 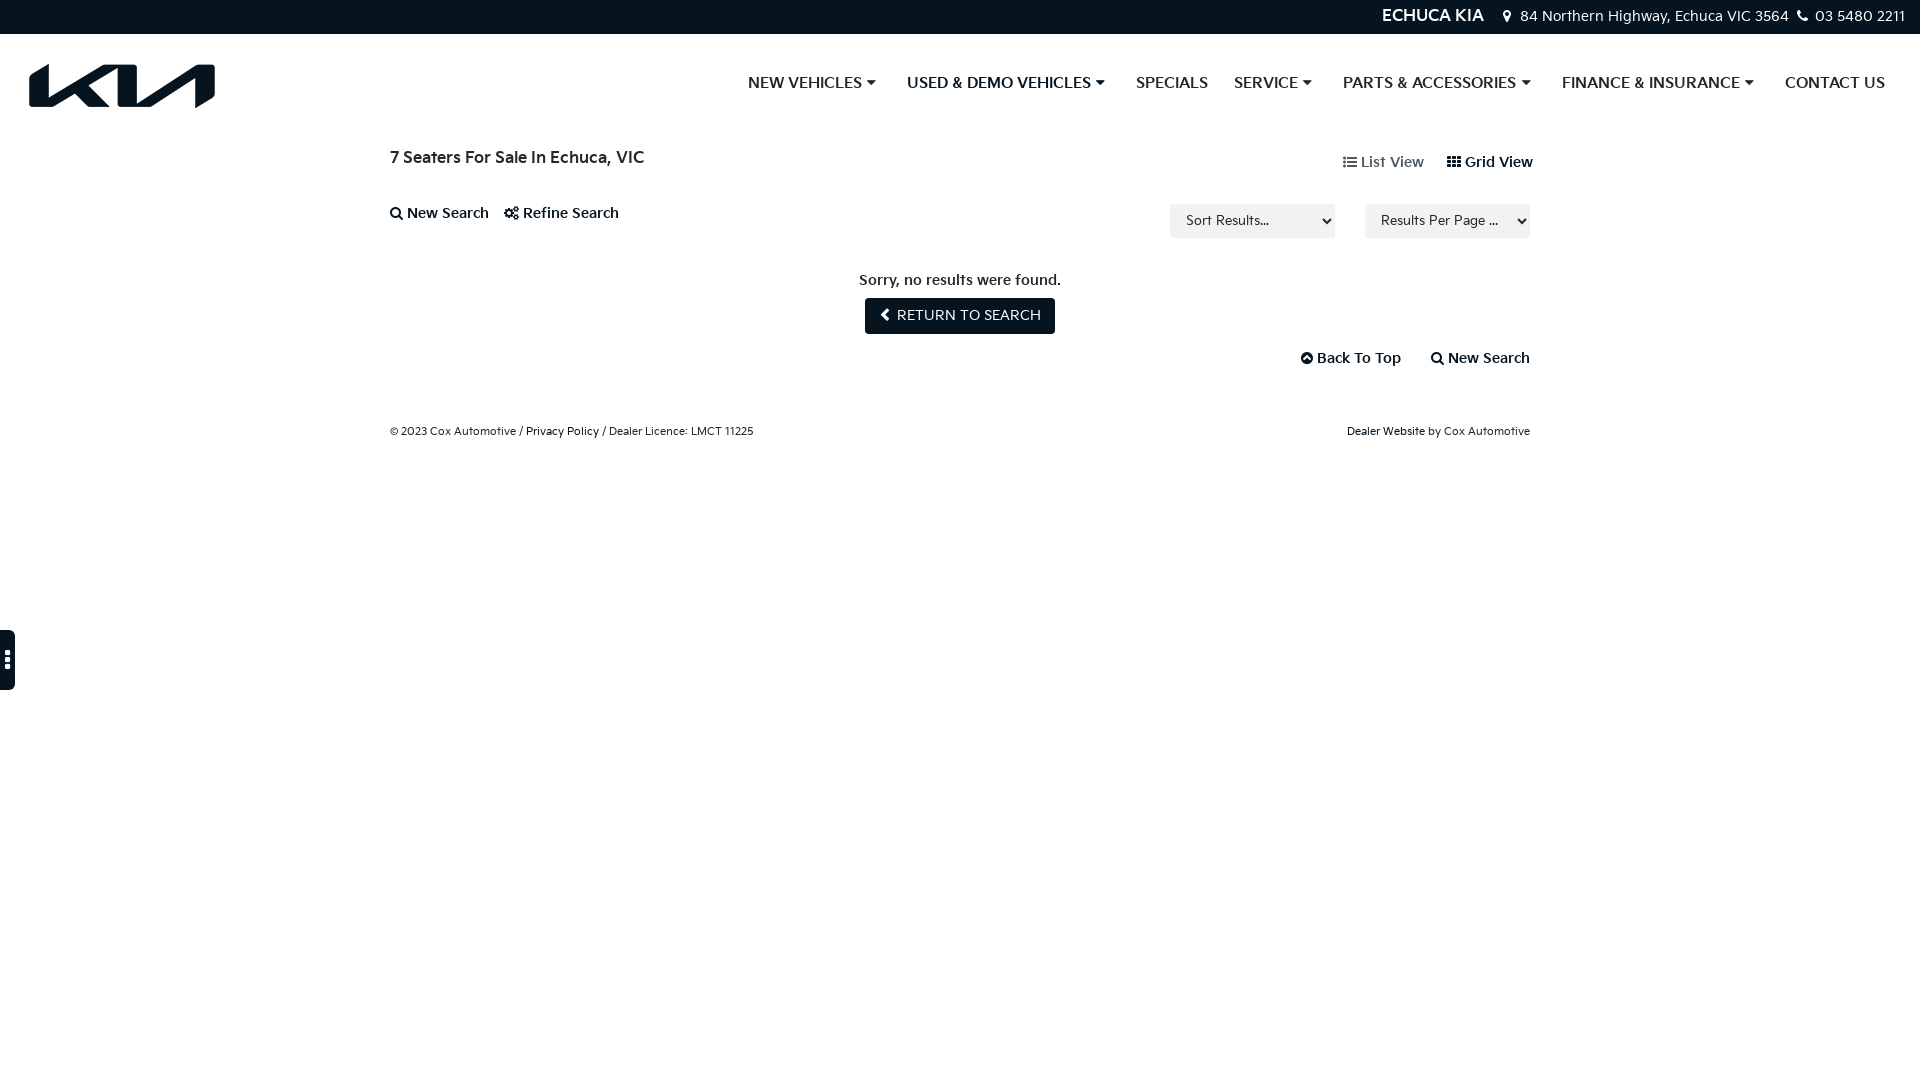 What do you see at coordinates (892, 83) in the screenshot?
I see `'USED & DEMO VEHICLES'` at bounding box center [892, 83].